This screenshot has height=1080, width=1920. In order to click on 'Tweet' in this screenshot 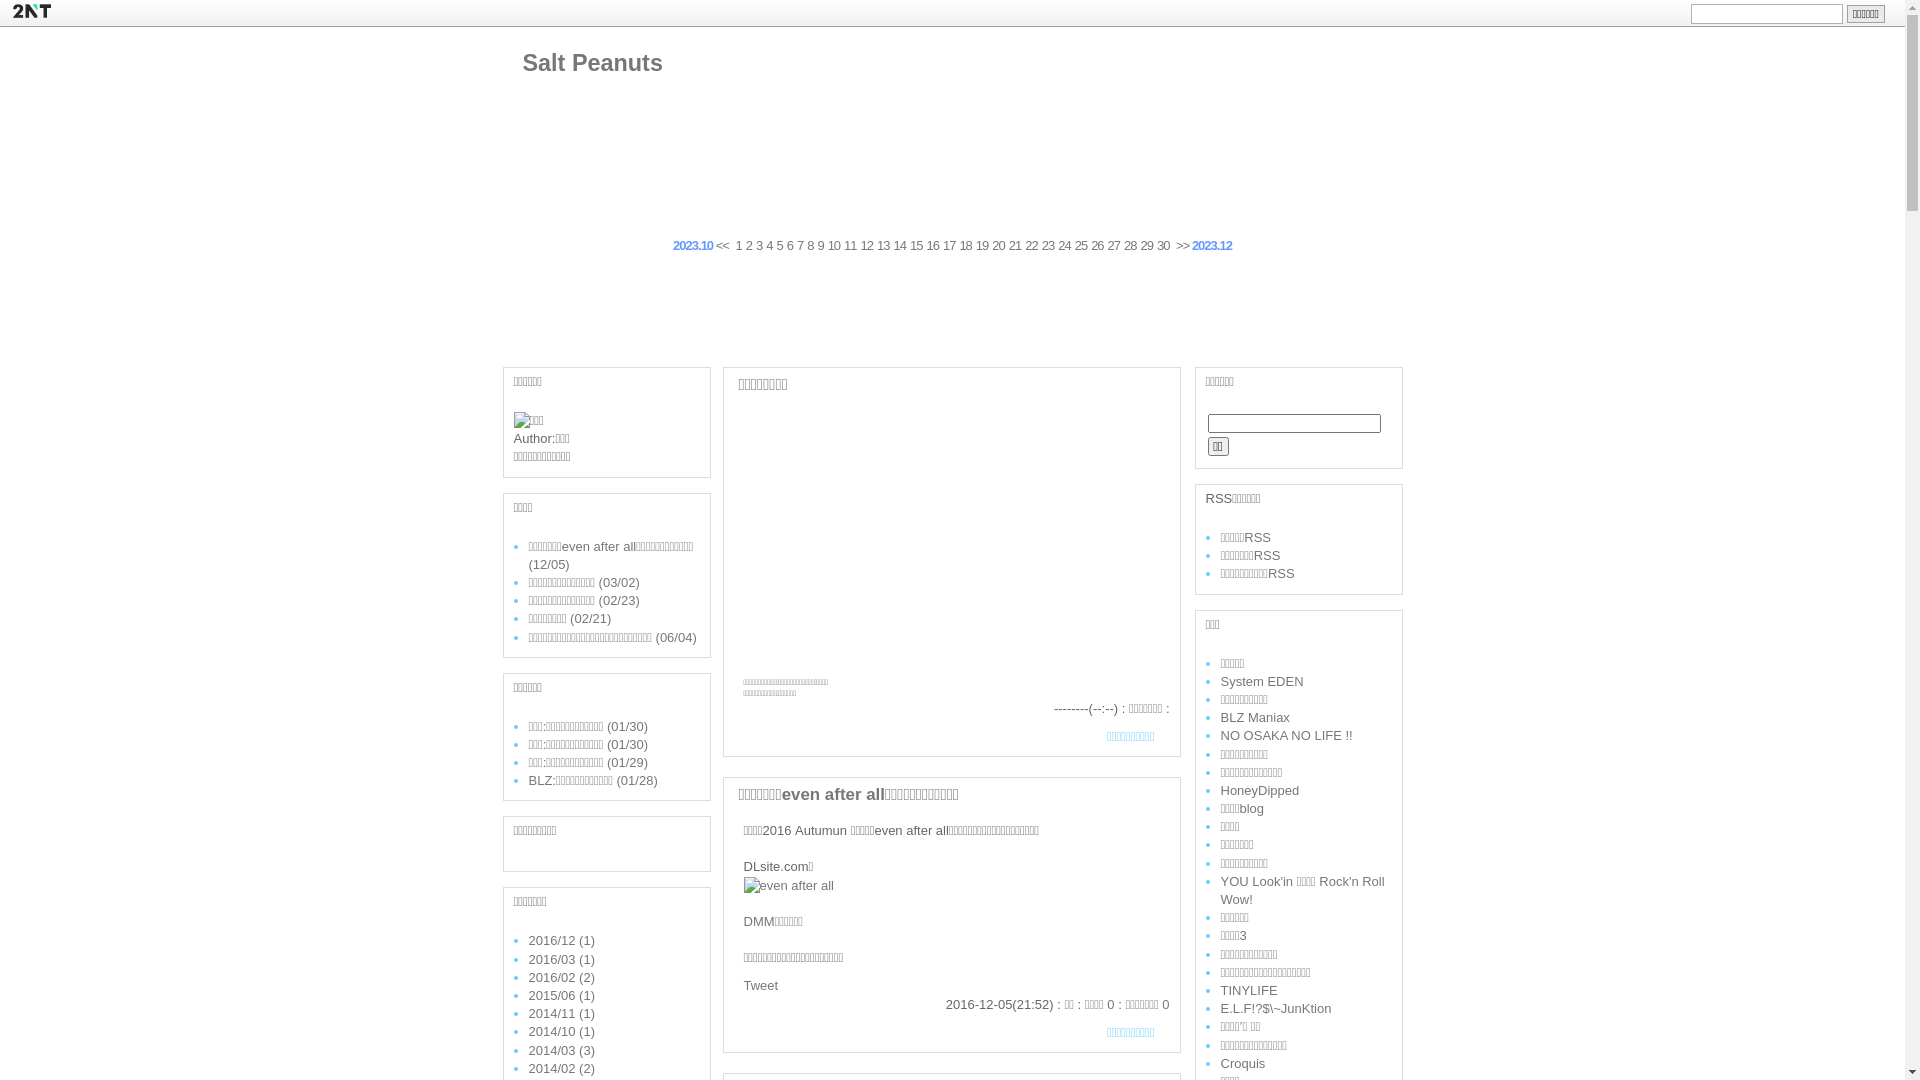, I will do `click(760, 984)`.